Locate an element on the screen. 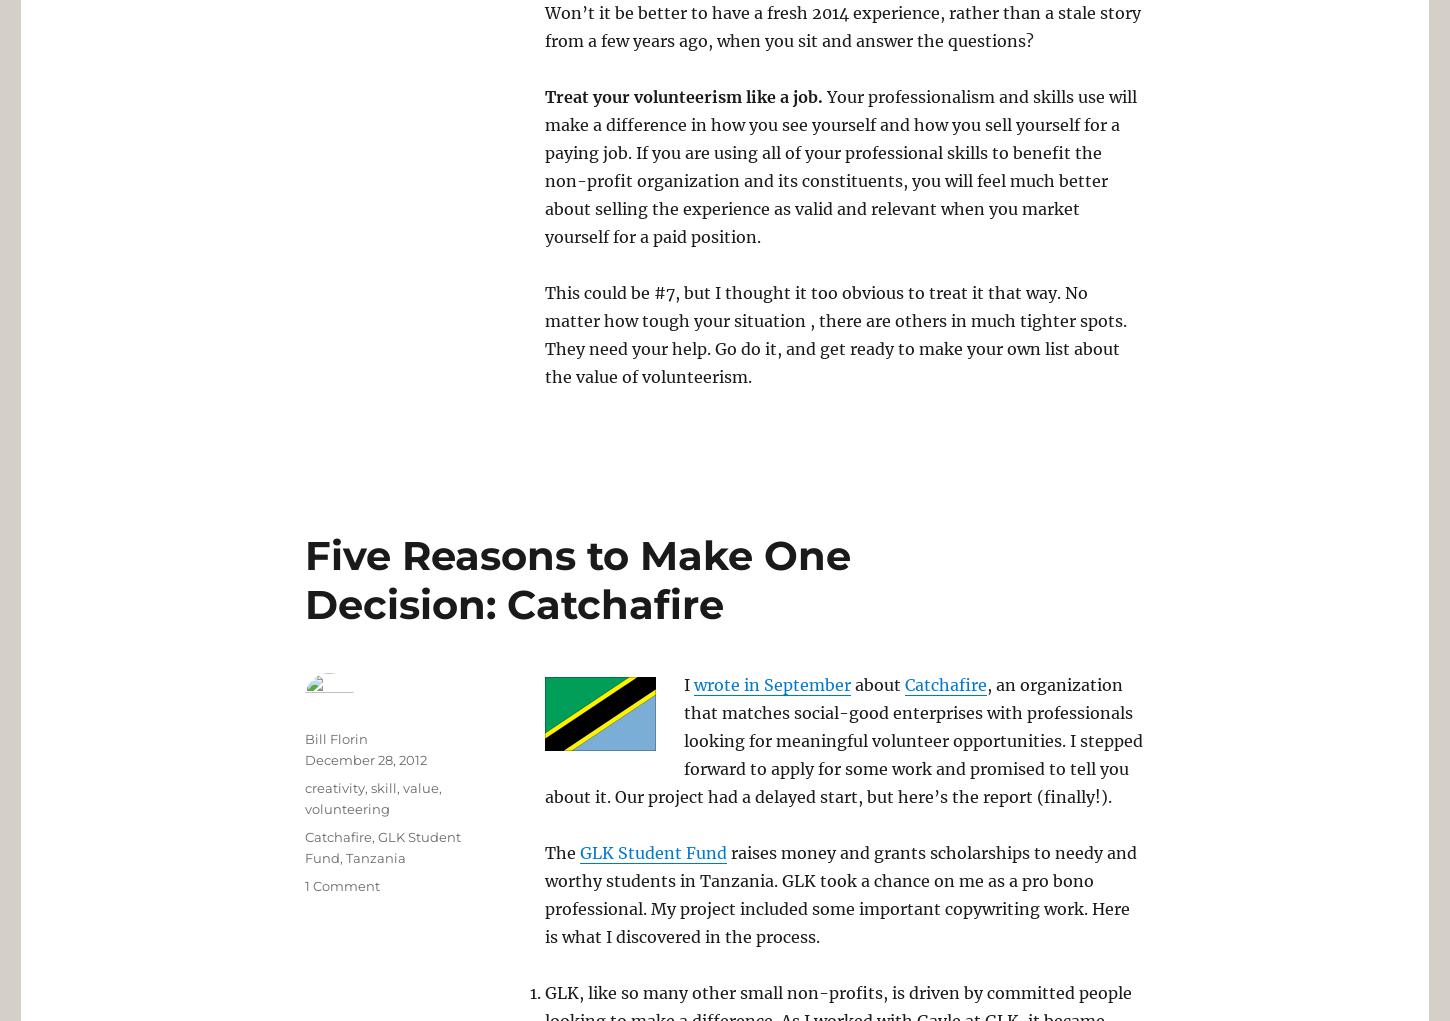 Image resolution: width=1450 pixels, height=1021 pixels. 'Five Reasons to Make One Decision: Catchafire' is located at coordinates (577, 579).